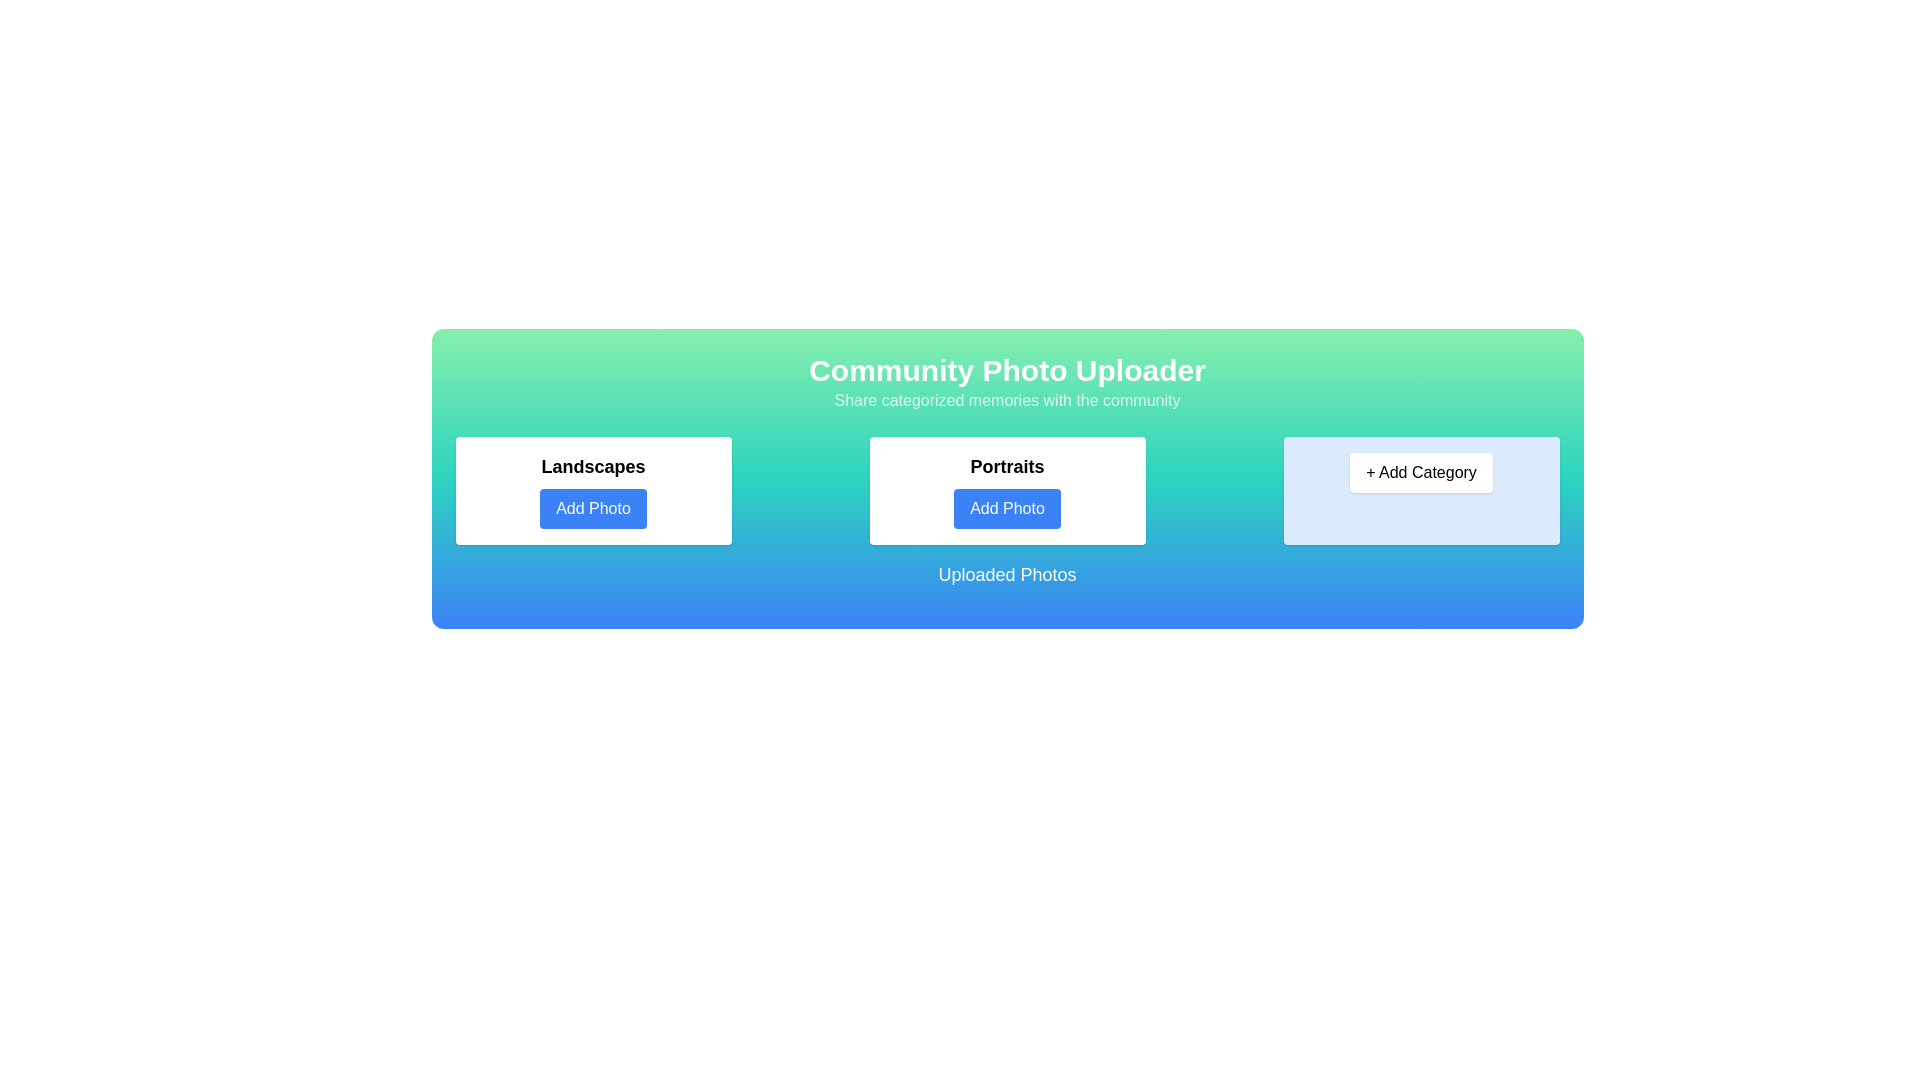 Image resolution: width=1920 pixels, height=1080 pixels. Describe the element at coordinates (1007, 508) in the screenshot. I see `the button to upload a photo in the 'Portraits' category, which is centrally located beneath the section title and above other content` at that location.